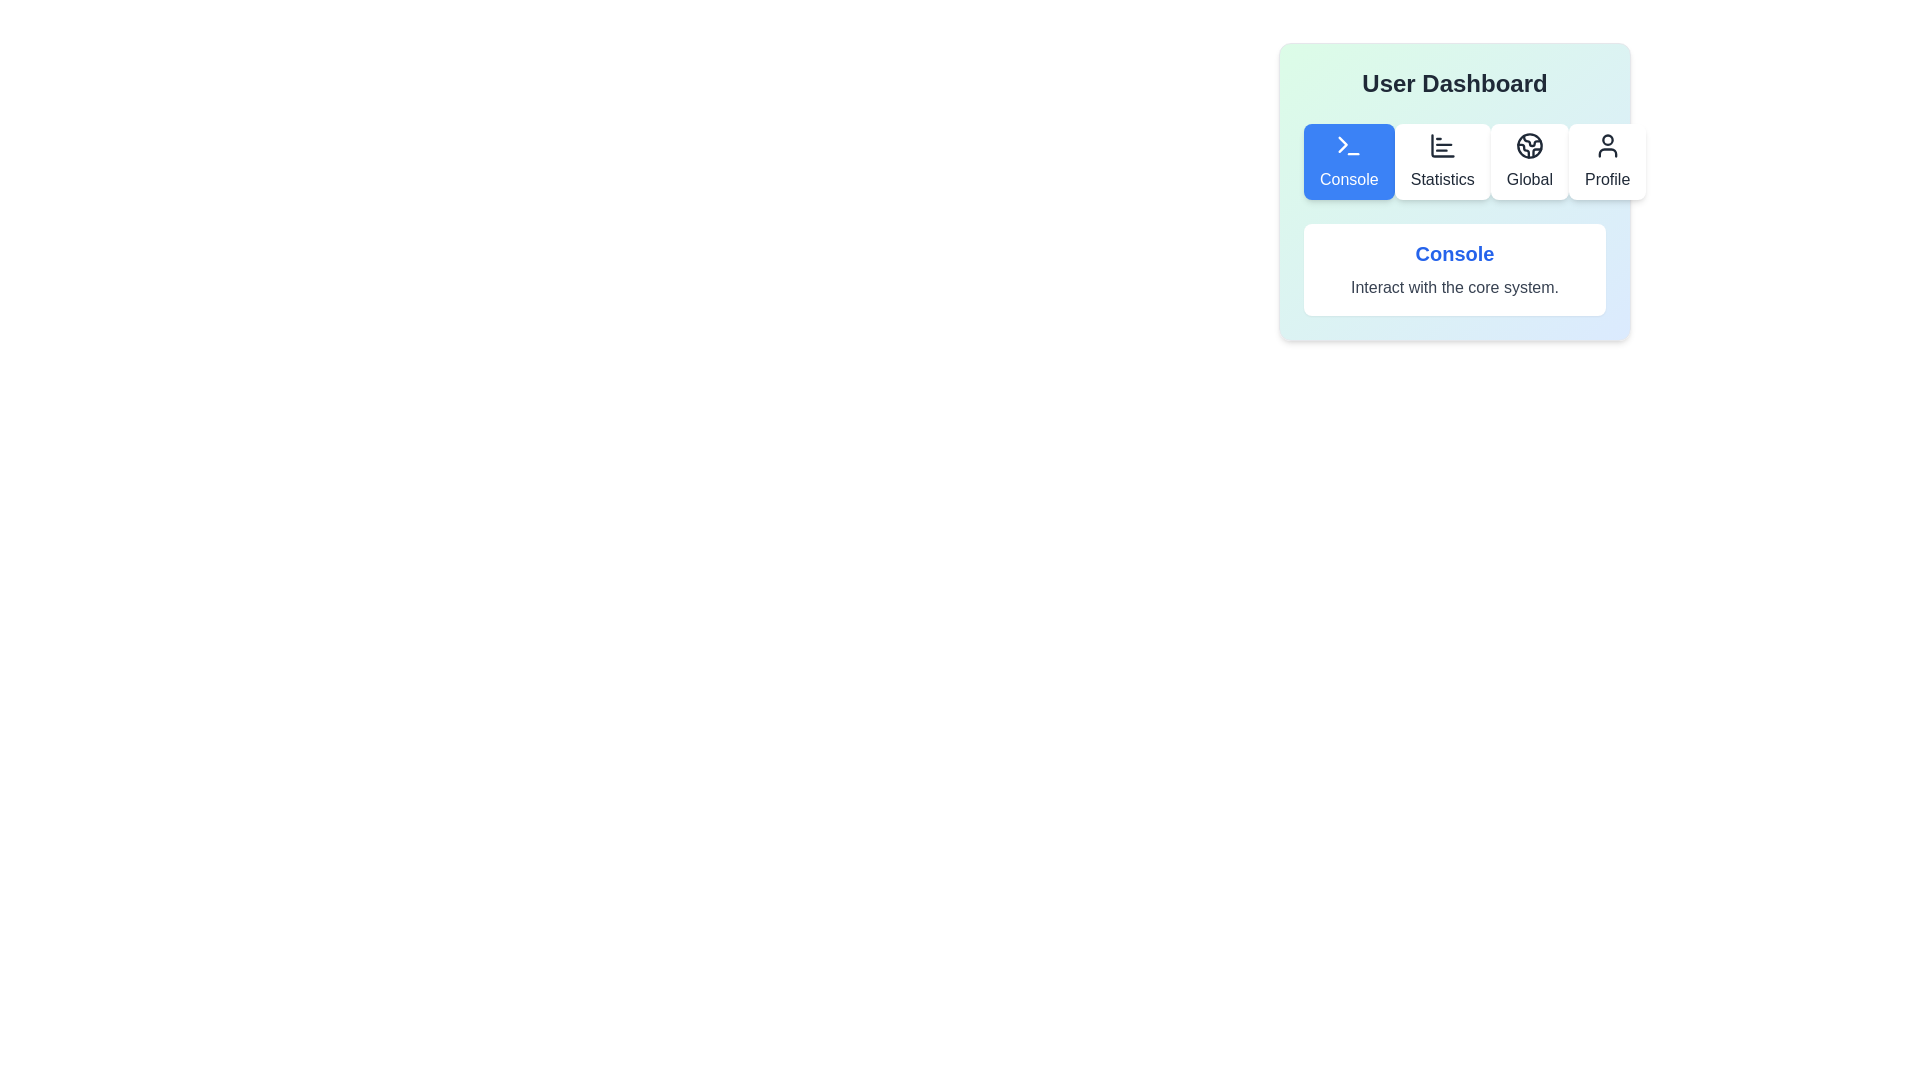  What do you see at coordinates (1441, 161) in the screenshot?
I see `the Statistics tab` at bounding box center [1441, 161].